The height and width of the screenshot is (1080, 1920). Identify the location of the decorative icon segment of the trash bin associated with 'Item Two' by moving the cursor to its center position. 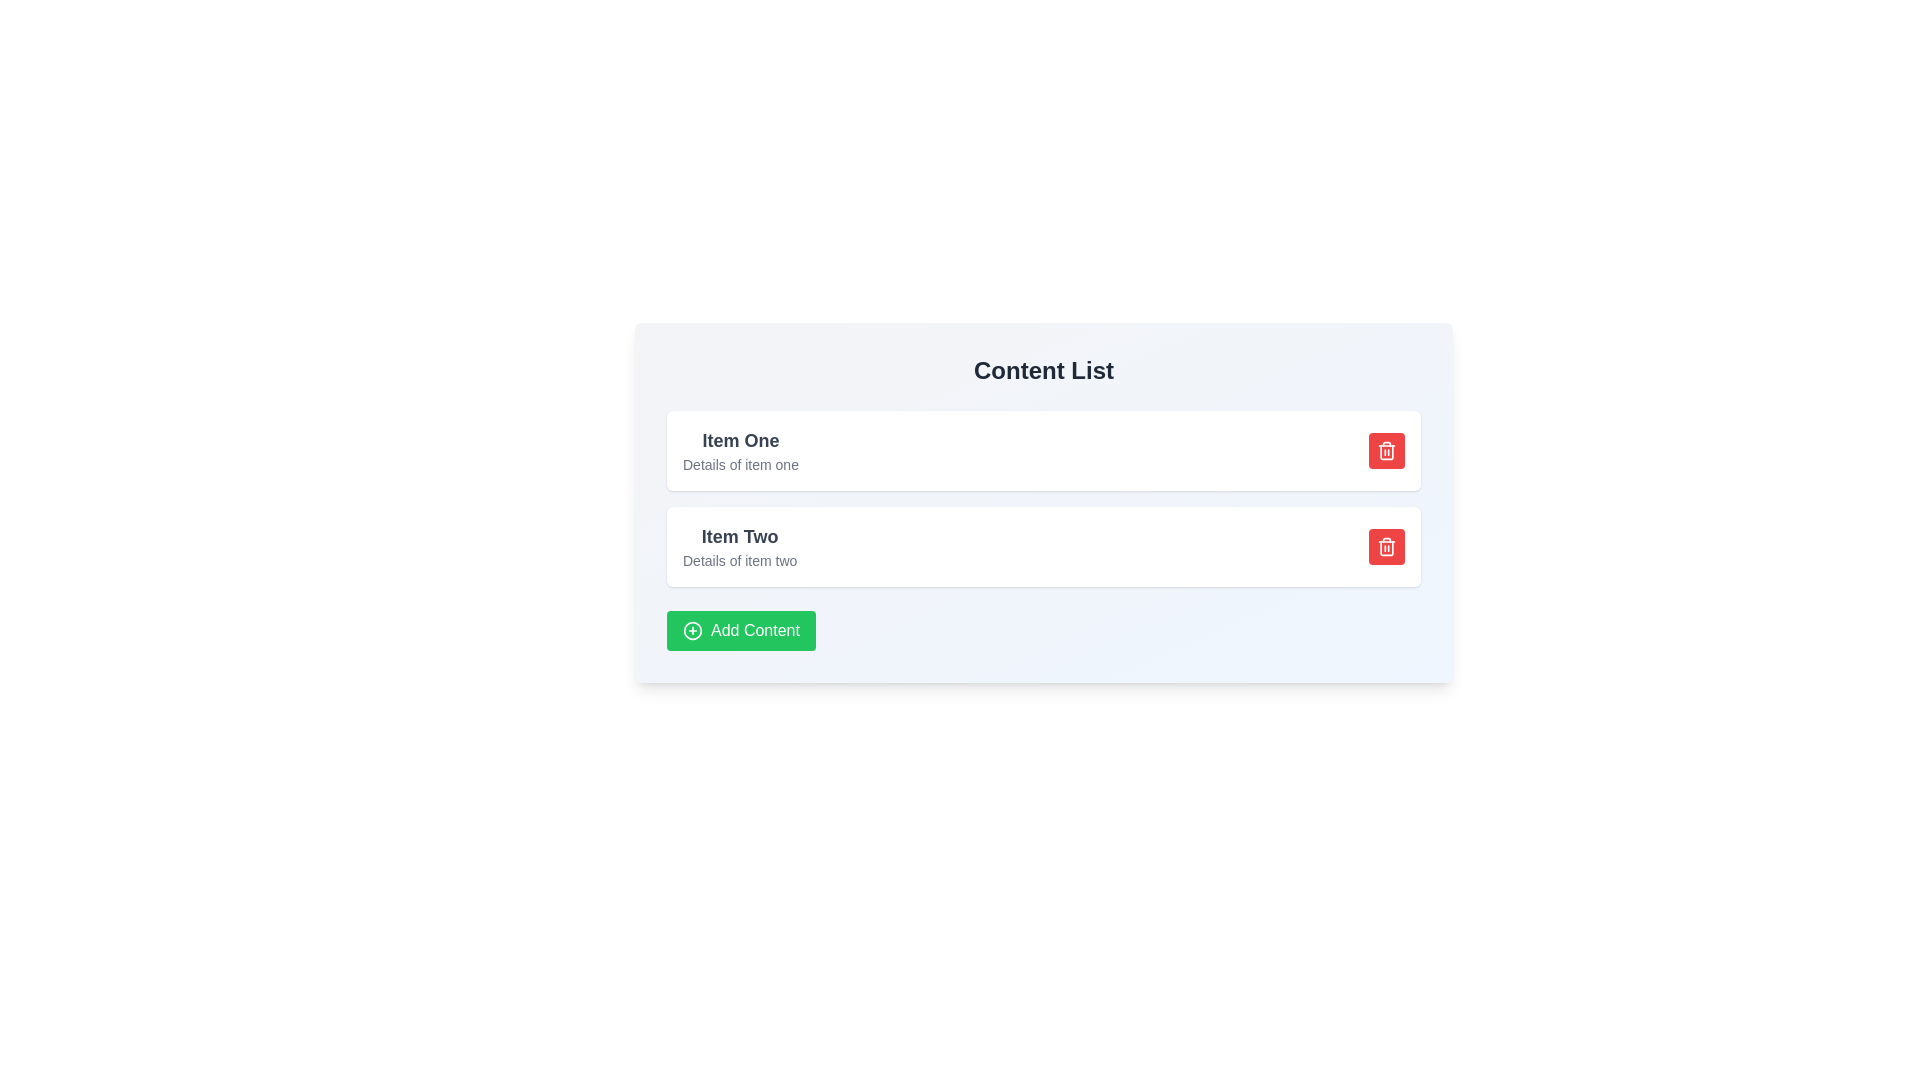
(1386, 451).